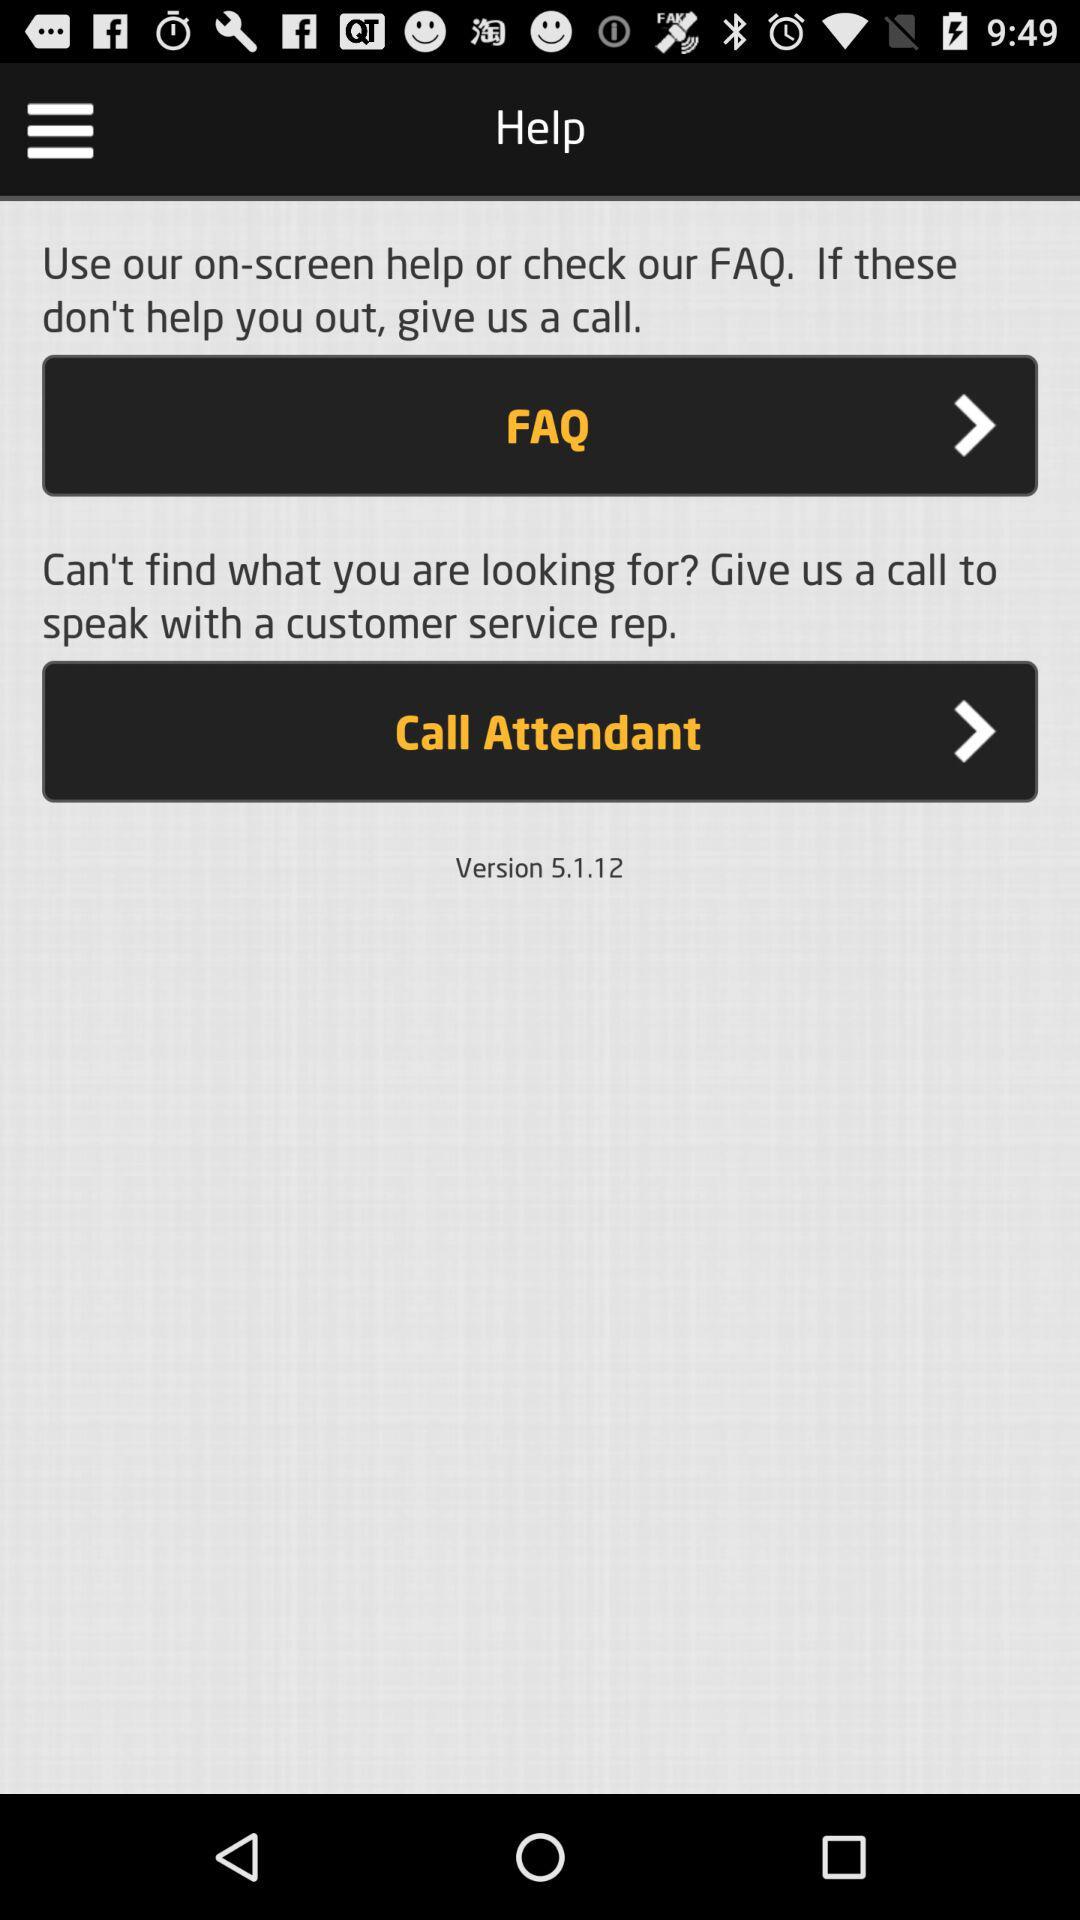 The image size is (1080, 1920). What do you see at coordinates (540, 730) in the screenshot?
I see `the item above the version 5 1 item` at bounding box center [540, 730].